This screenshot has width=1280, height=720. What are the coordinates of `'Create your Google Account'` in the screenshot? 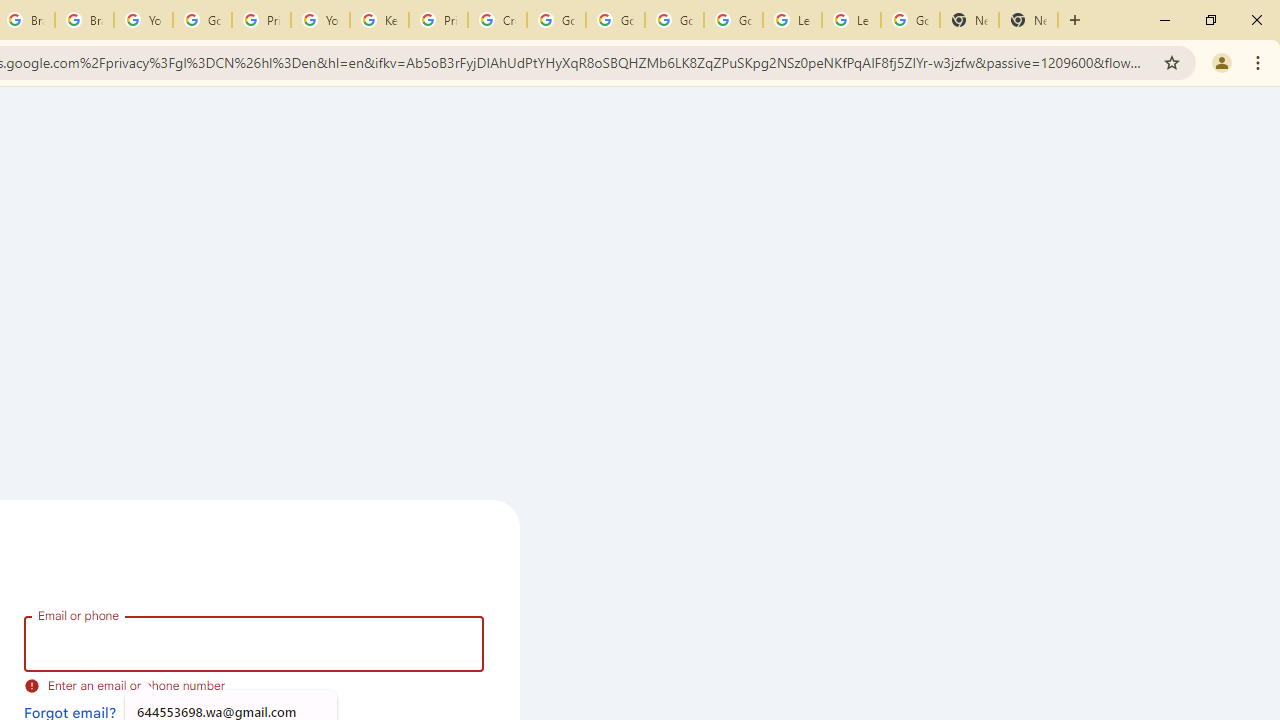 It's located at (497, 20).